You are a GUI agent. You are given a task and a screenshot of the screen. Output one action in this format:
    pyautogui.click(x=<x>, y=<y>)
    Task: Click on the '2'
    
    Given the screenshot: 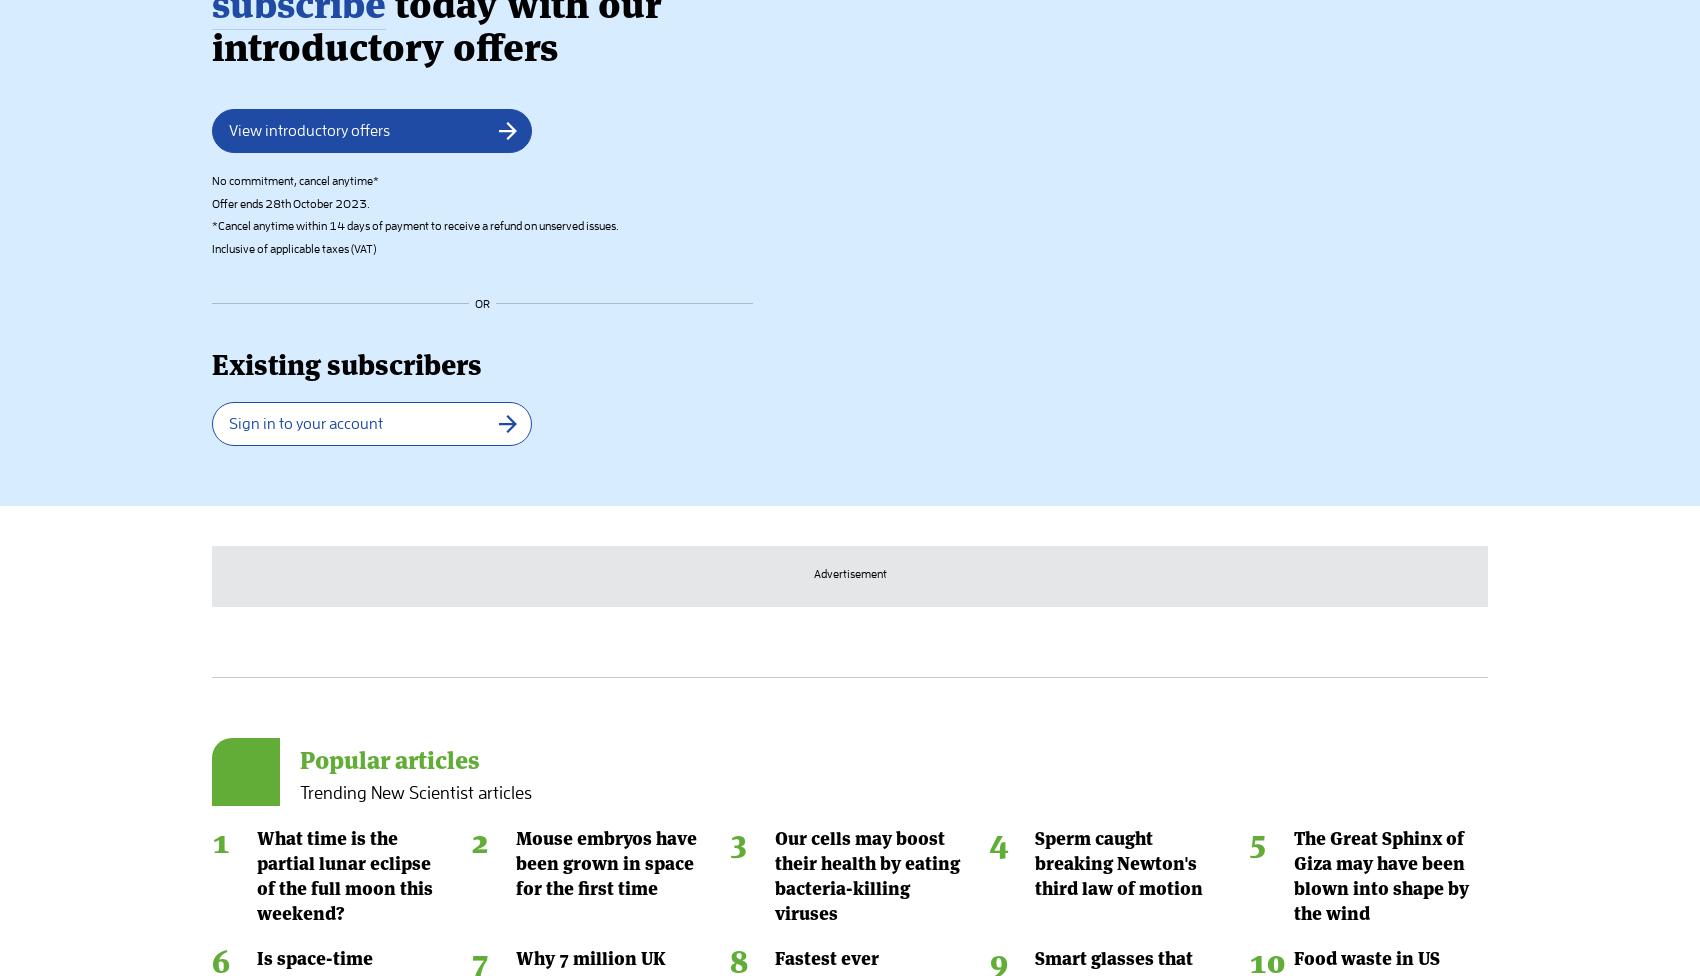 What is the action you would take?
    pyautogui.click(x=480, y=61)
    